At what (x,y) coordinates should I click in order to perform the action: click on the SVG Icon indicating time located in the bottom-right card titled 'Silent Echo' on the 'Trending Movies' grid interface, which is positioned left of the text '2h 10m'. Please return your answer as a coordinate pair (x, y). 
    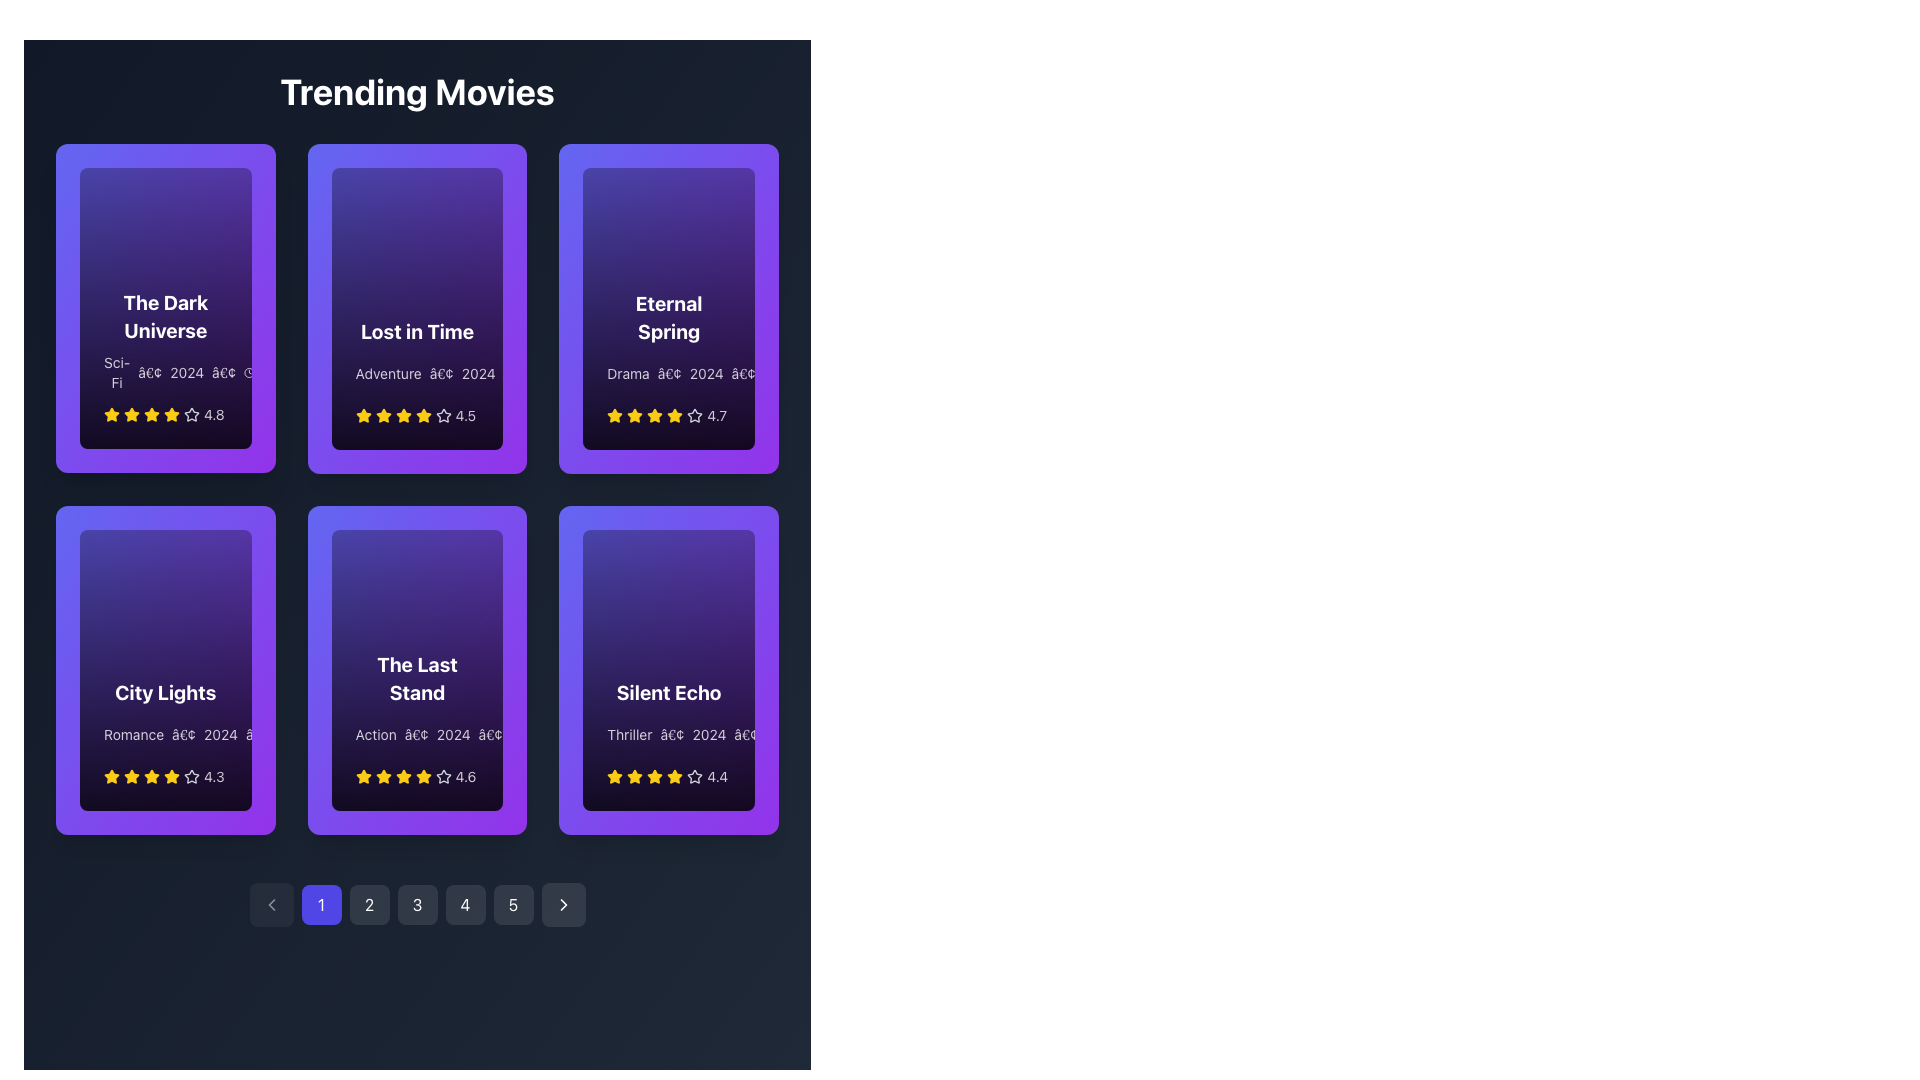
    Looking at the image, I should click on (770, 735).